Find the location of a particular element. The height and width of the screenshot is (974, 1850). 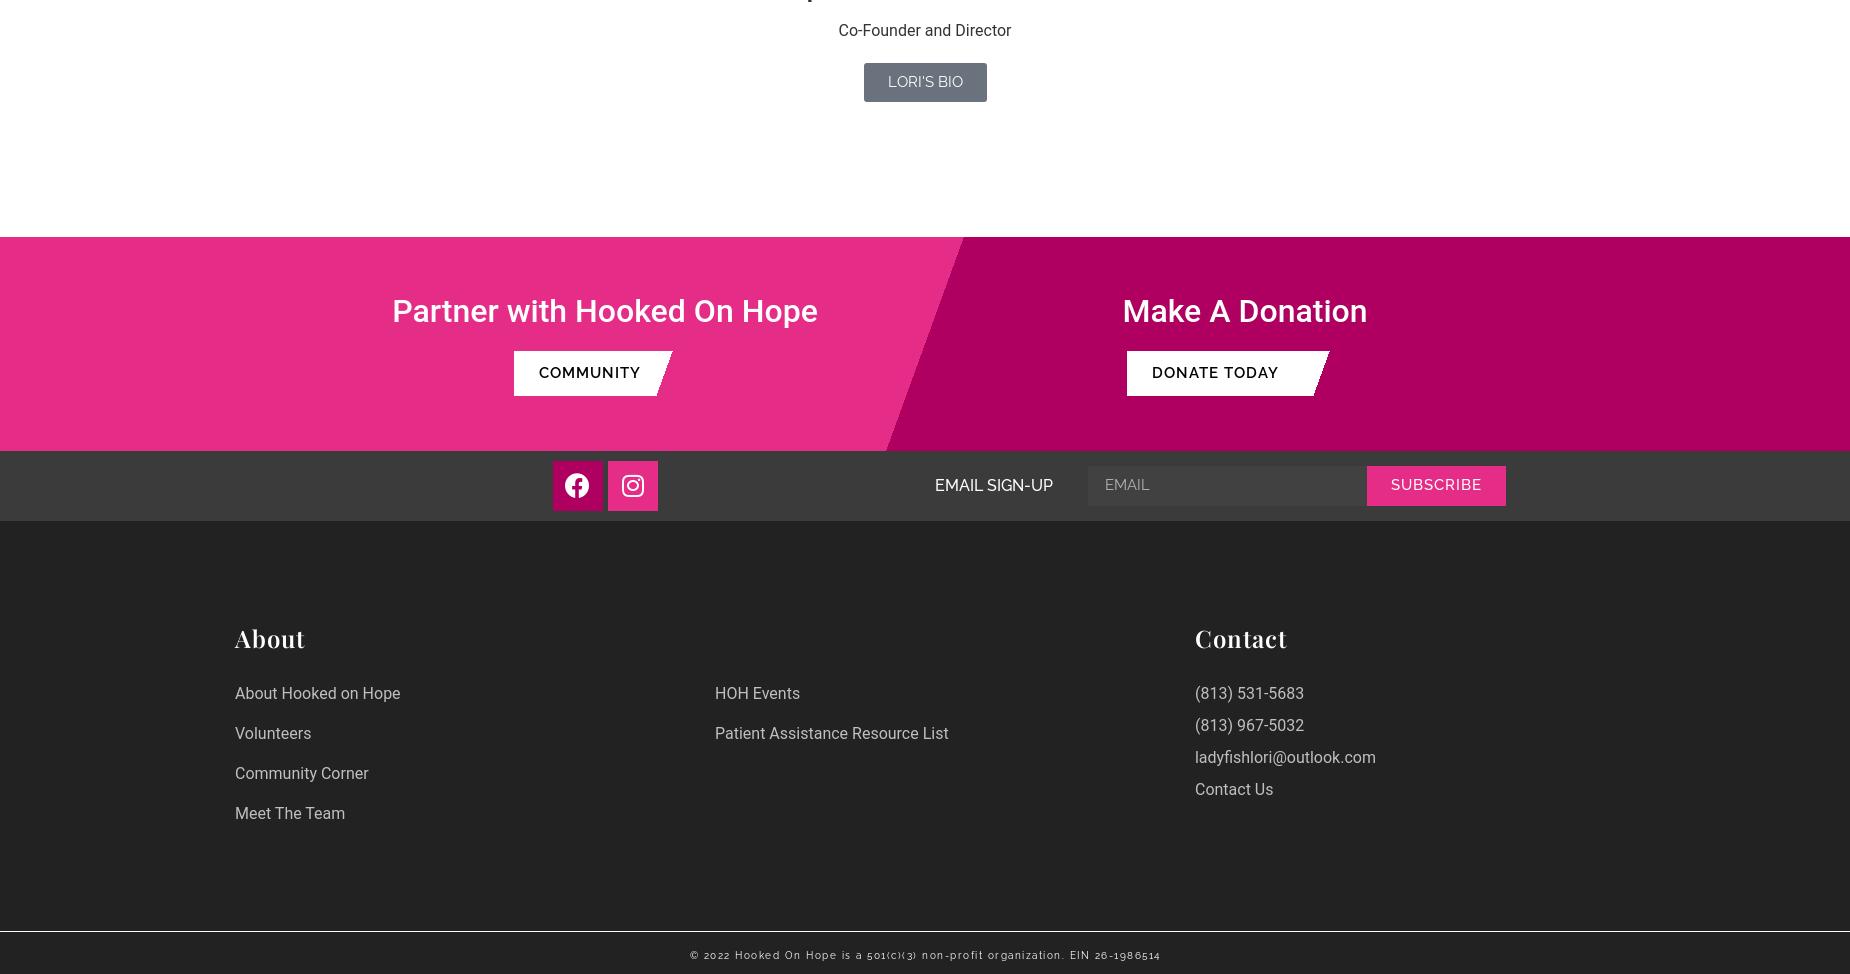

'Patient Assistance Resource List' is located at coordinates (831, 731).